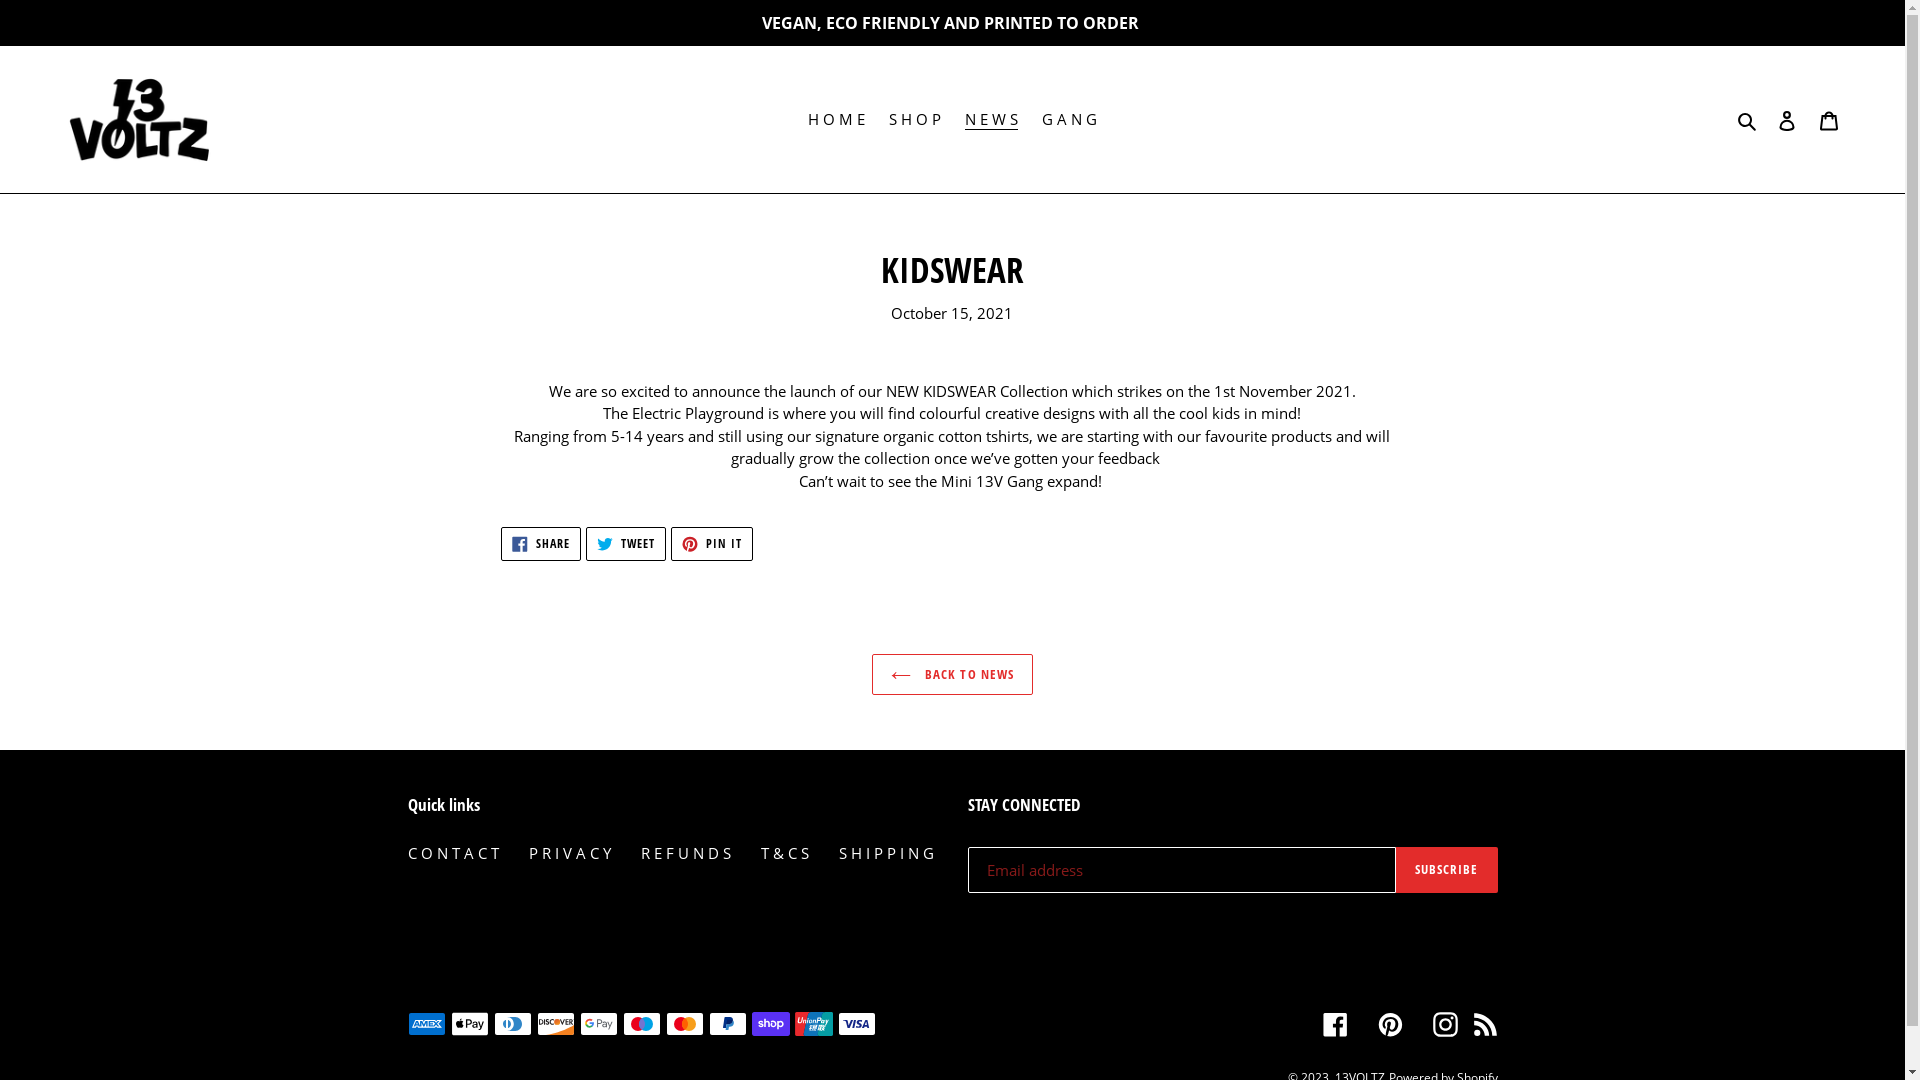 The height and width of the screenshot is (1080, 1920). Describe the element at coordinates (1766, 119) in the screenshot. I see `'Log in'` at that location.